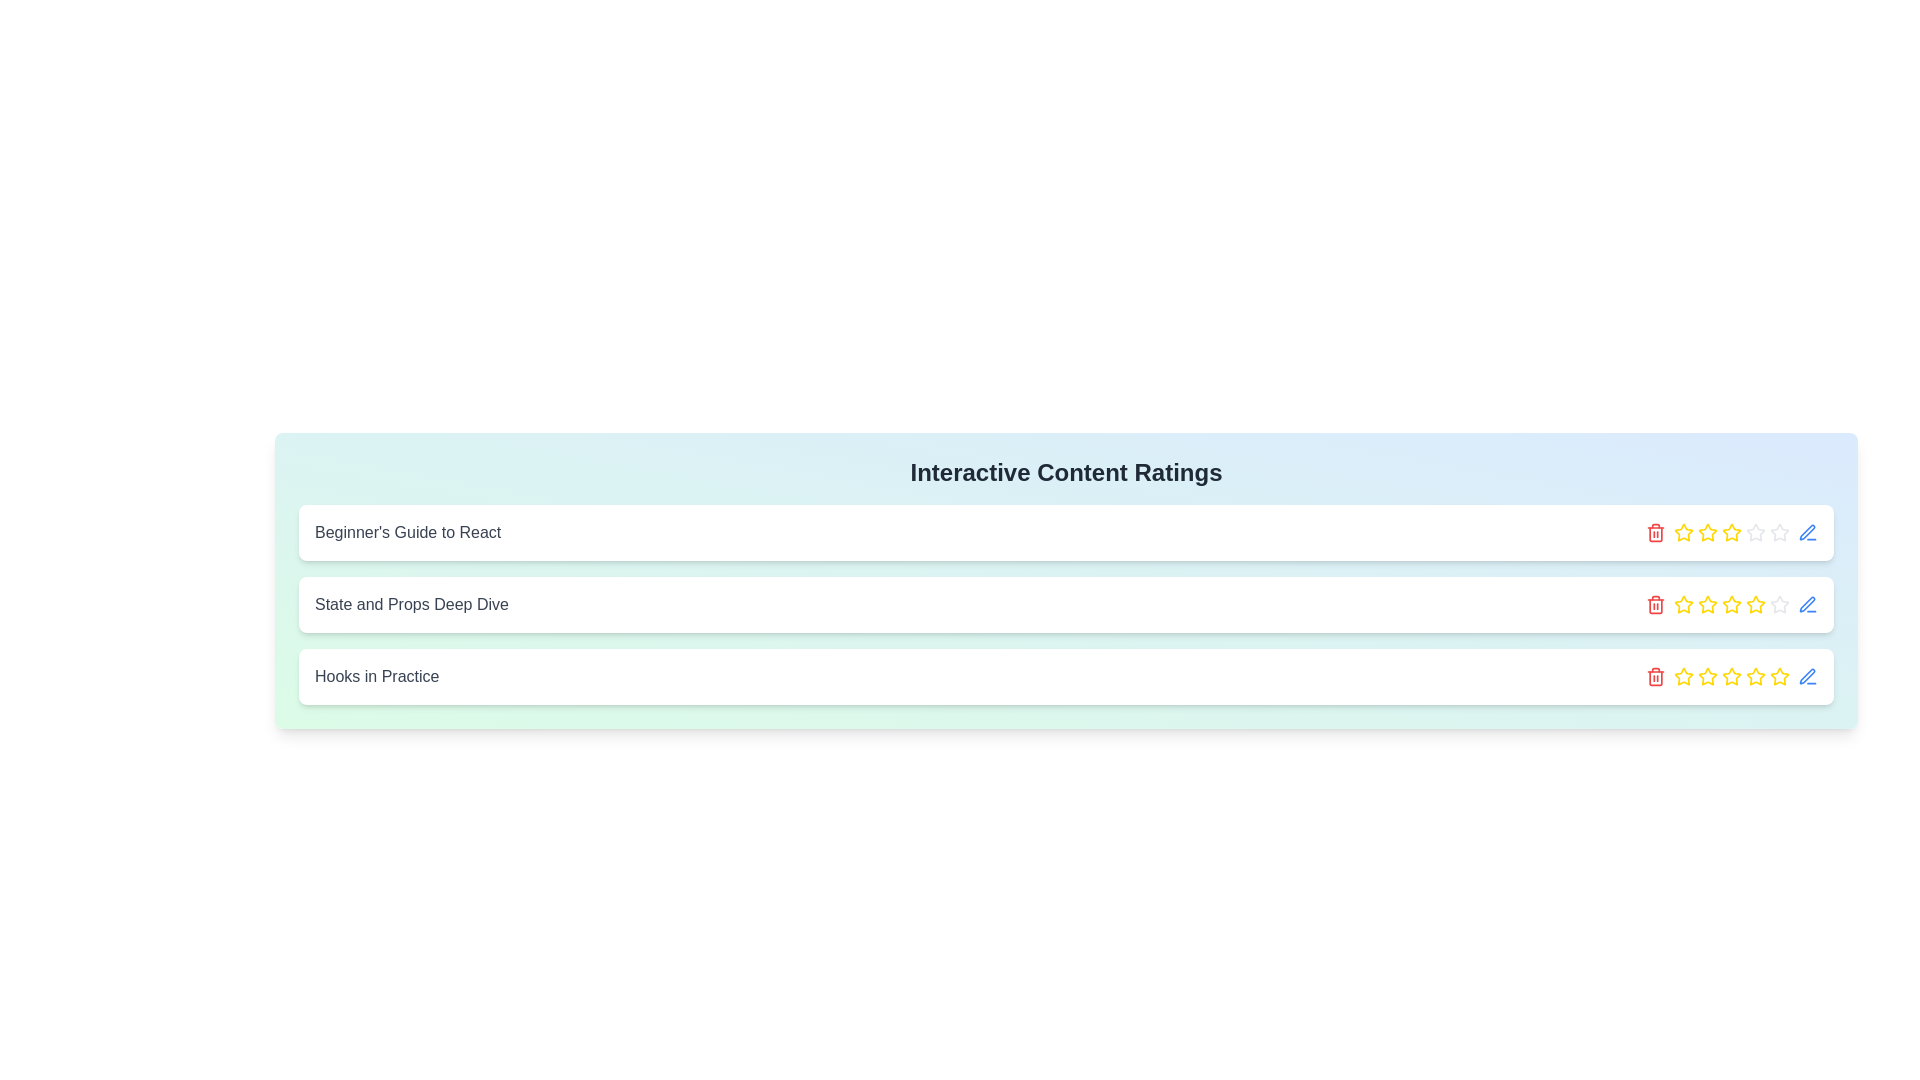 The height and width of the screenshot is (1080, 1920). I want to click on the first star icon in the rating system, located in the bottommost row of interactive content to the right of the text label, so click(1683, 676).